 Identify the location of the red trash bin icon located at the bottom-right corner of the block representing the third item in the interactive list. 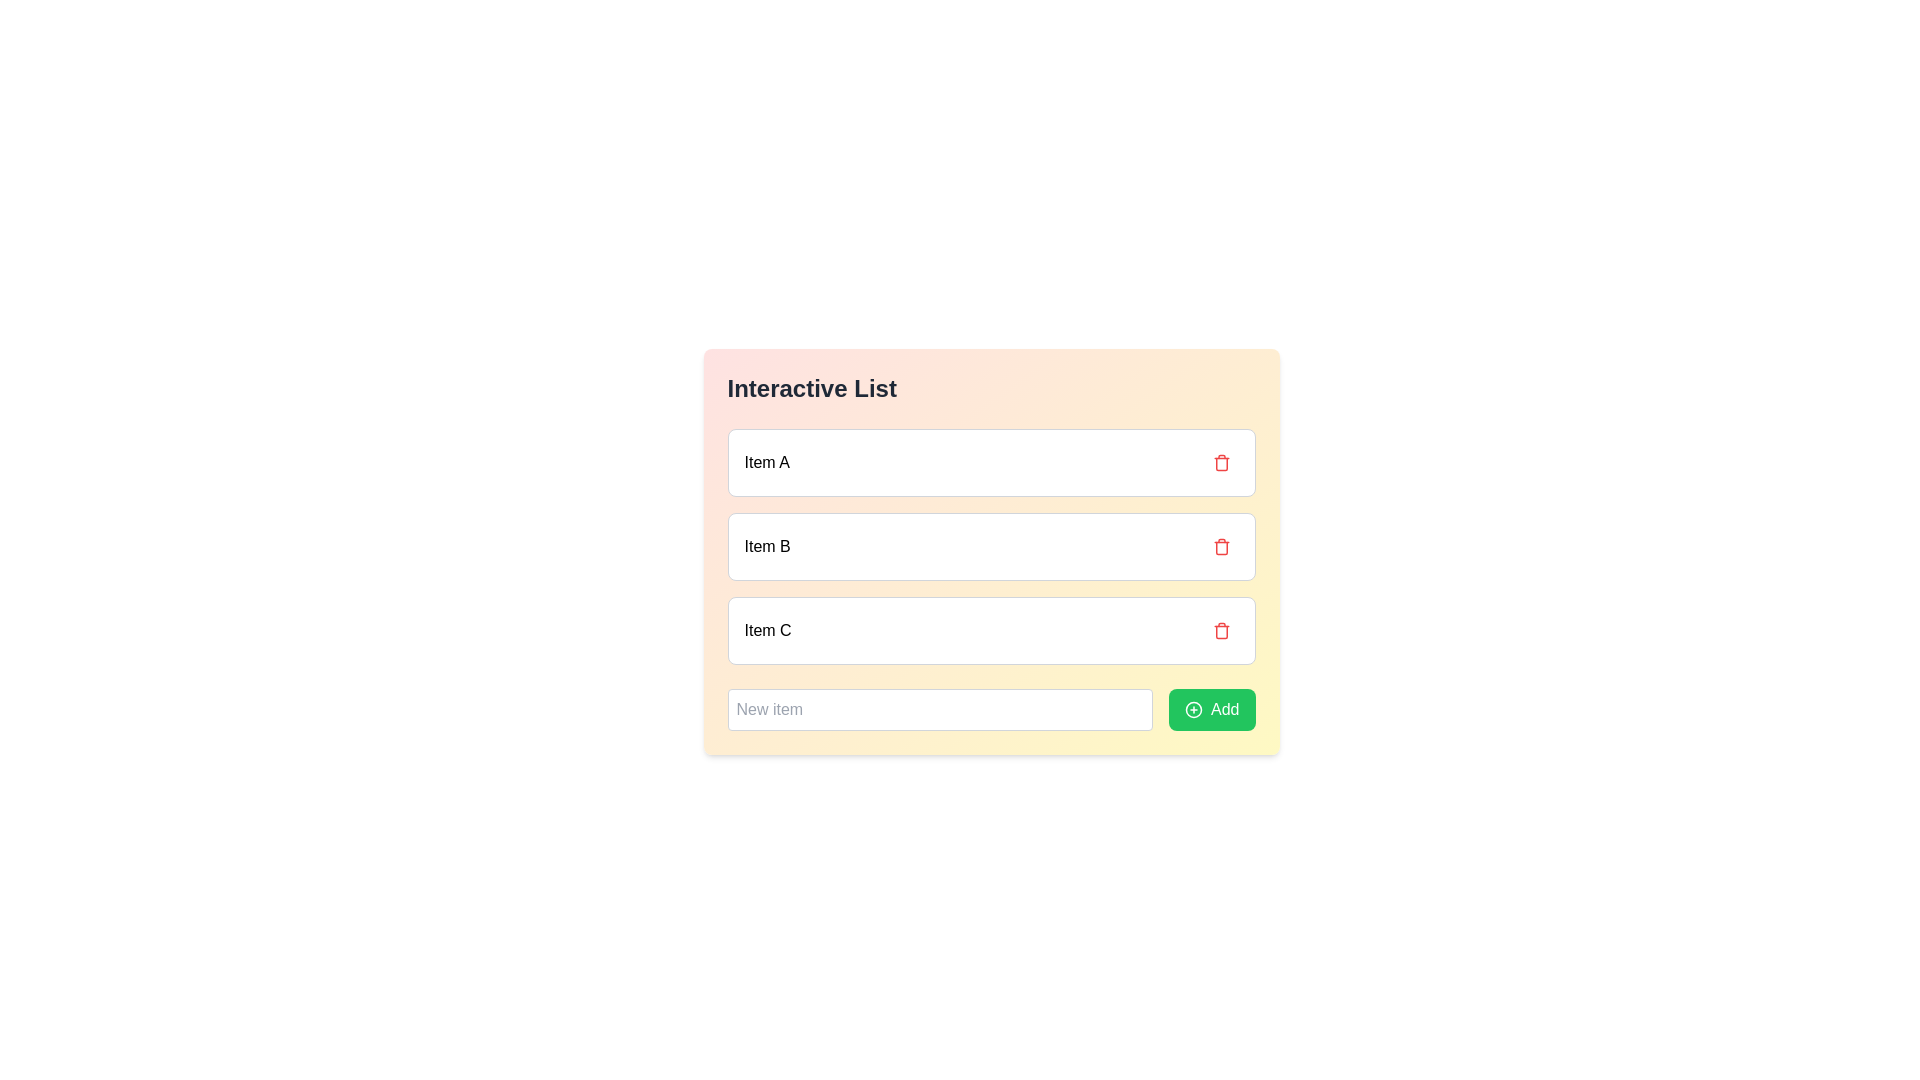
(1220, 631).